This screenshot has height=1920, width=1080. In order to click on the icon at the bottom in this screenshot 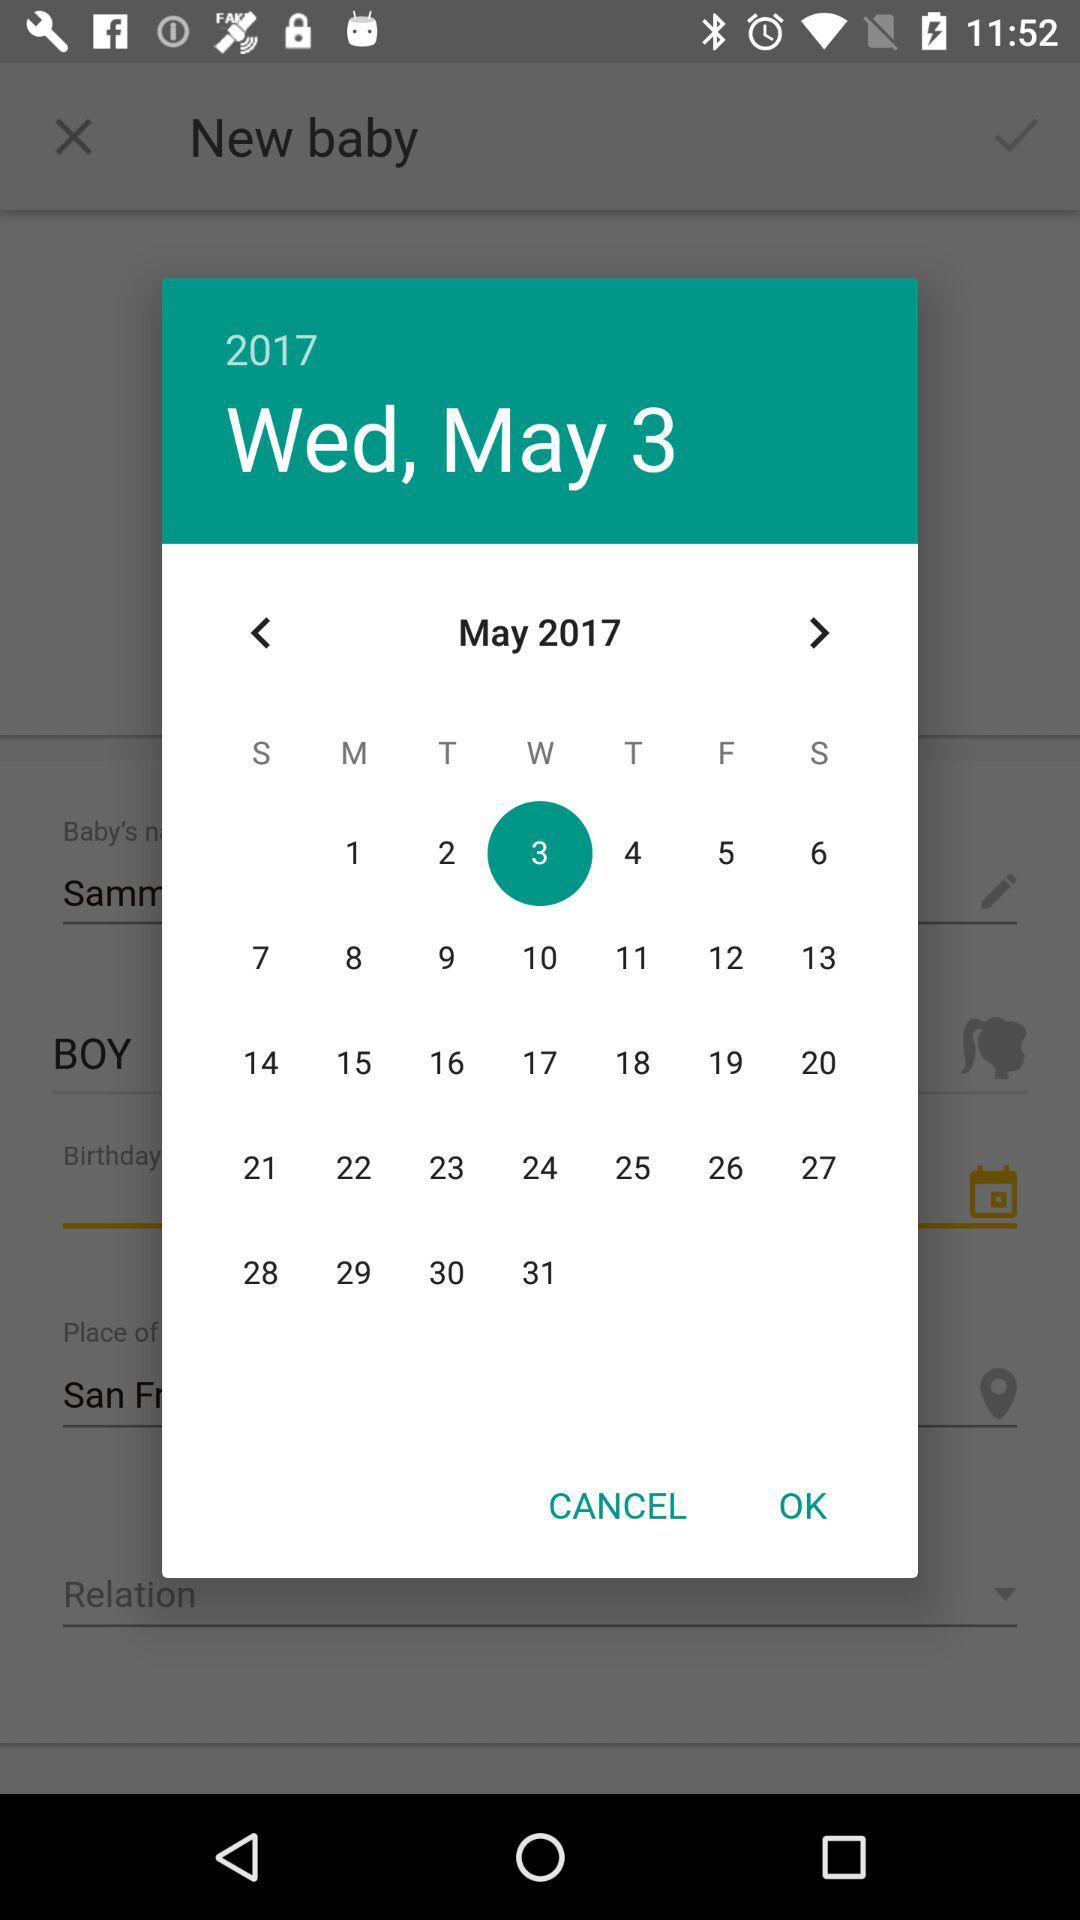, I will do `click(616, 1504)`.